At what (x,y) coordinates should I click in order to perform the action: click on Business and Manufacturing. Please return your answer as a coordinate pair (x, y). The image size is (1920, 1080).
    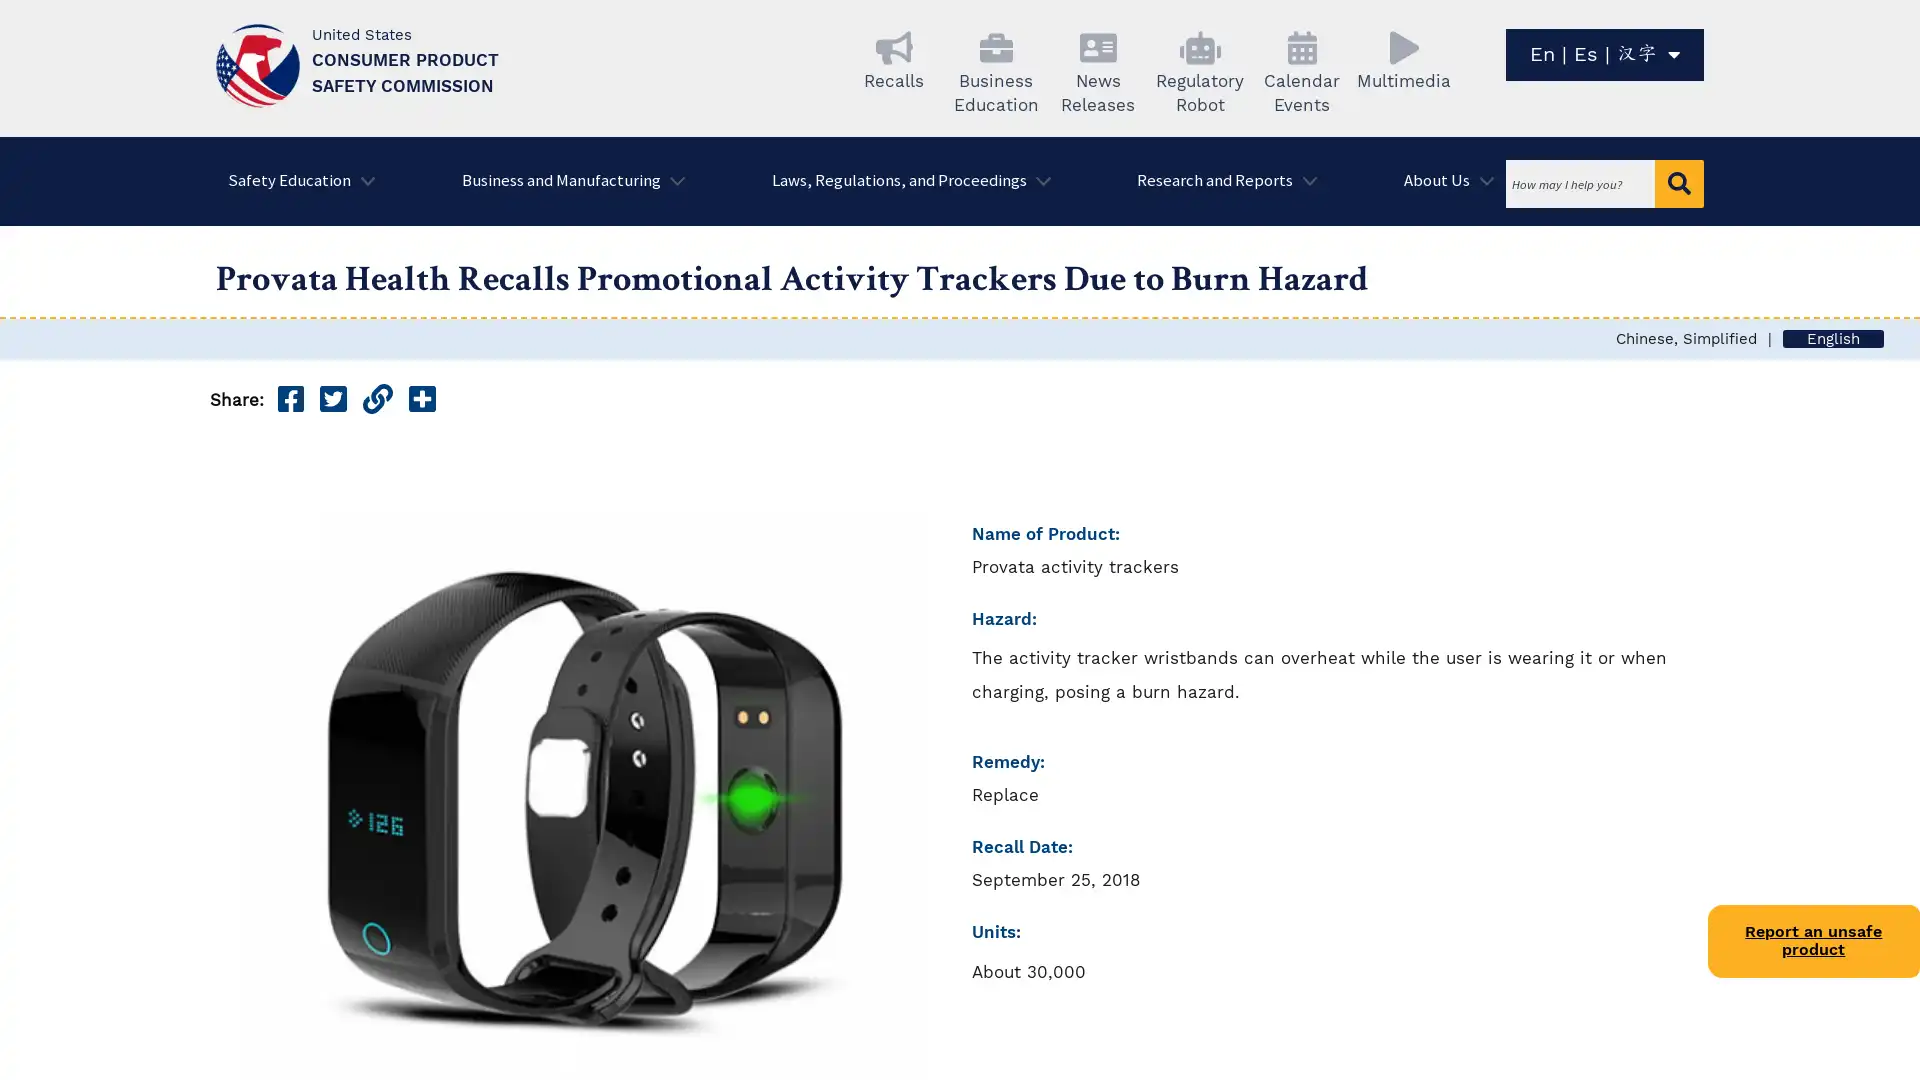
    Looking at the image, I should click on (565, 181).